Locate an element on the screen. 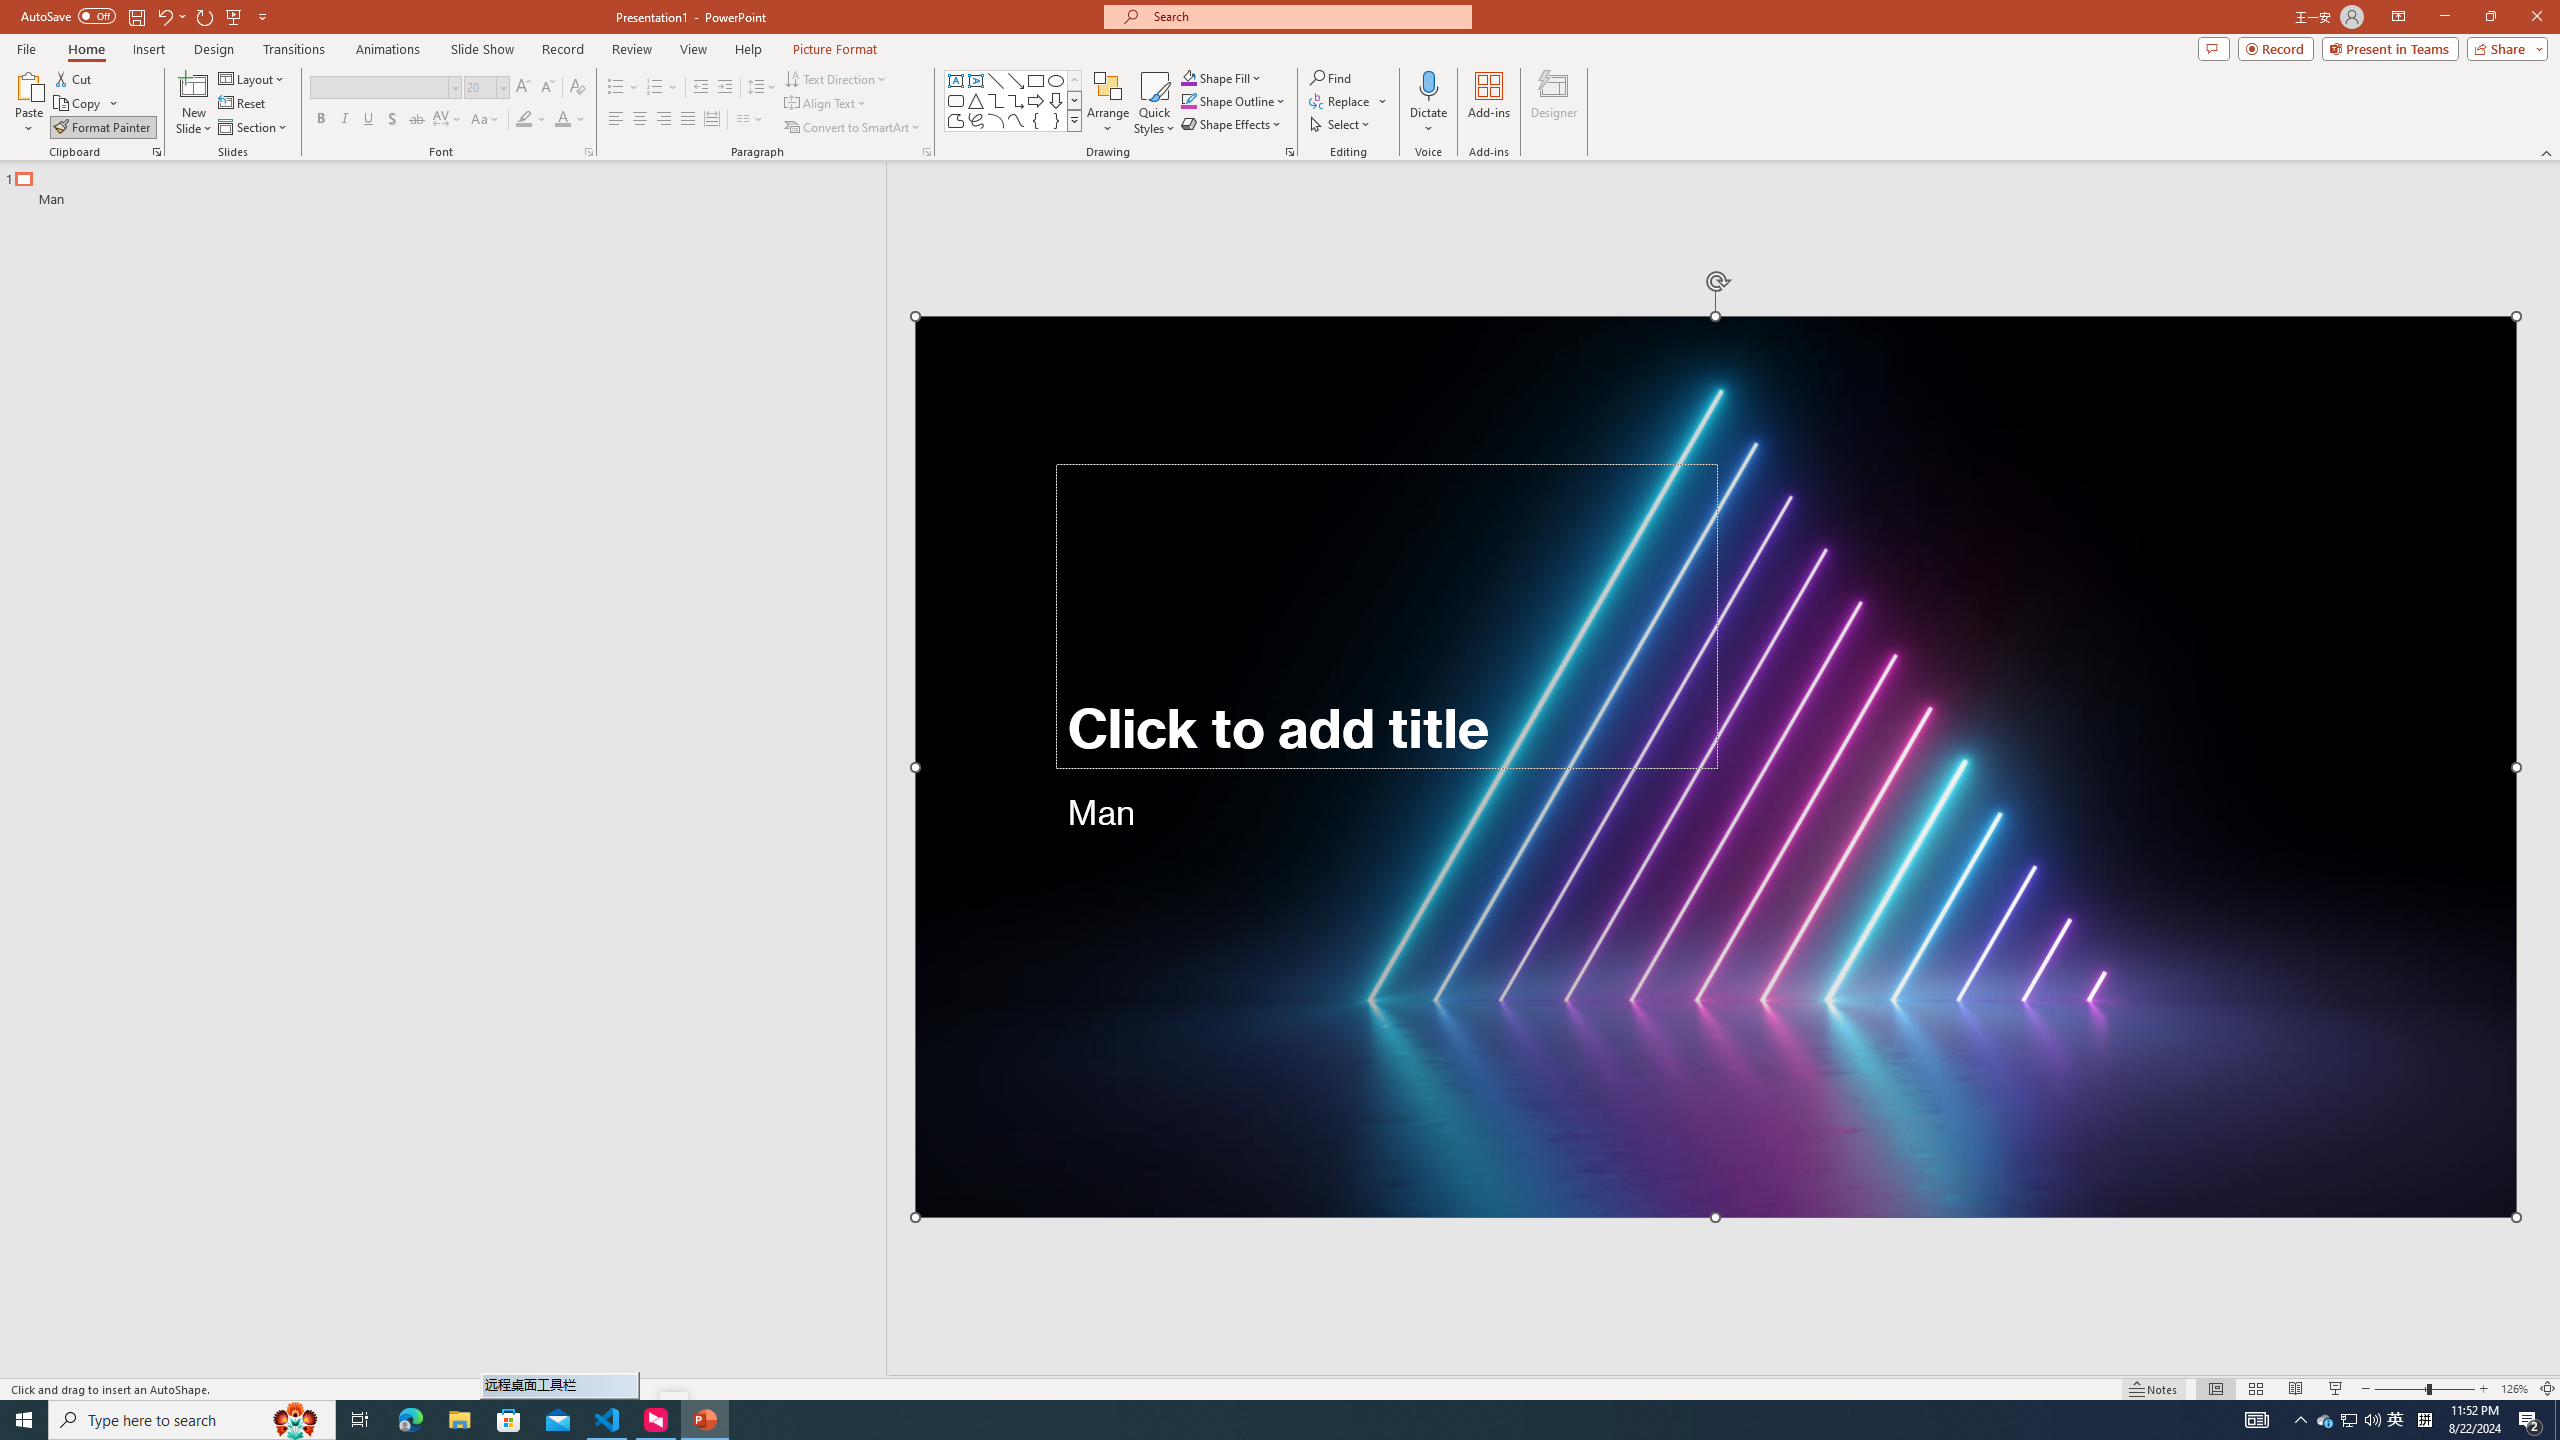 The image size is (2560, 1440). 'Change Case' is located at coordinates (485, 118).